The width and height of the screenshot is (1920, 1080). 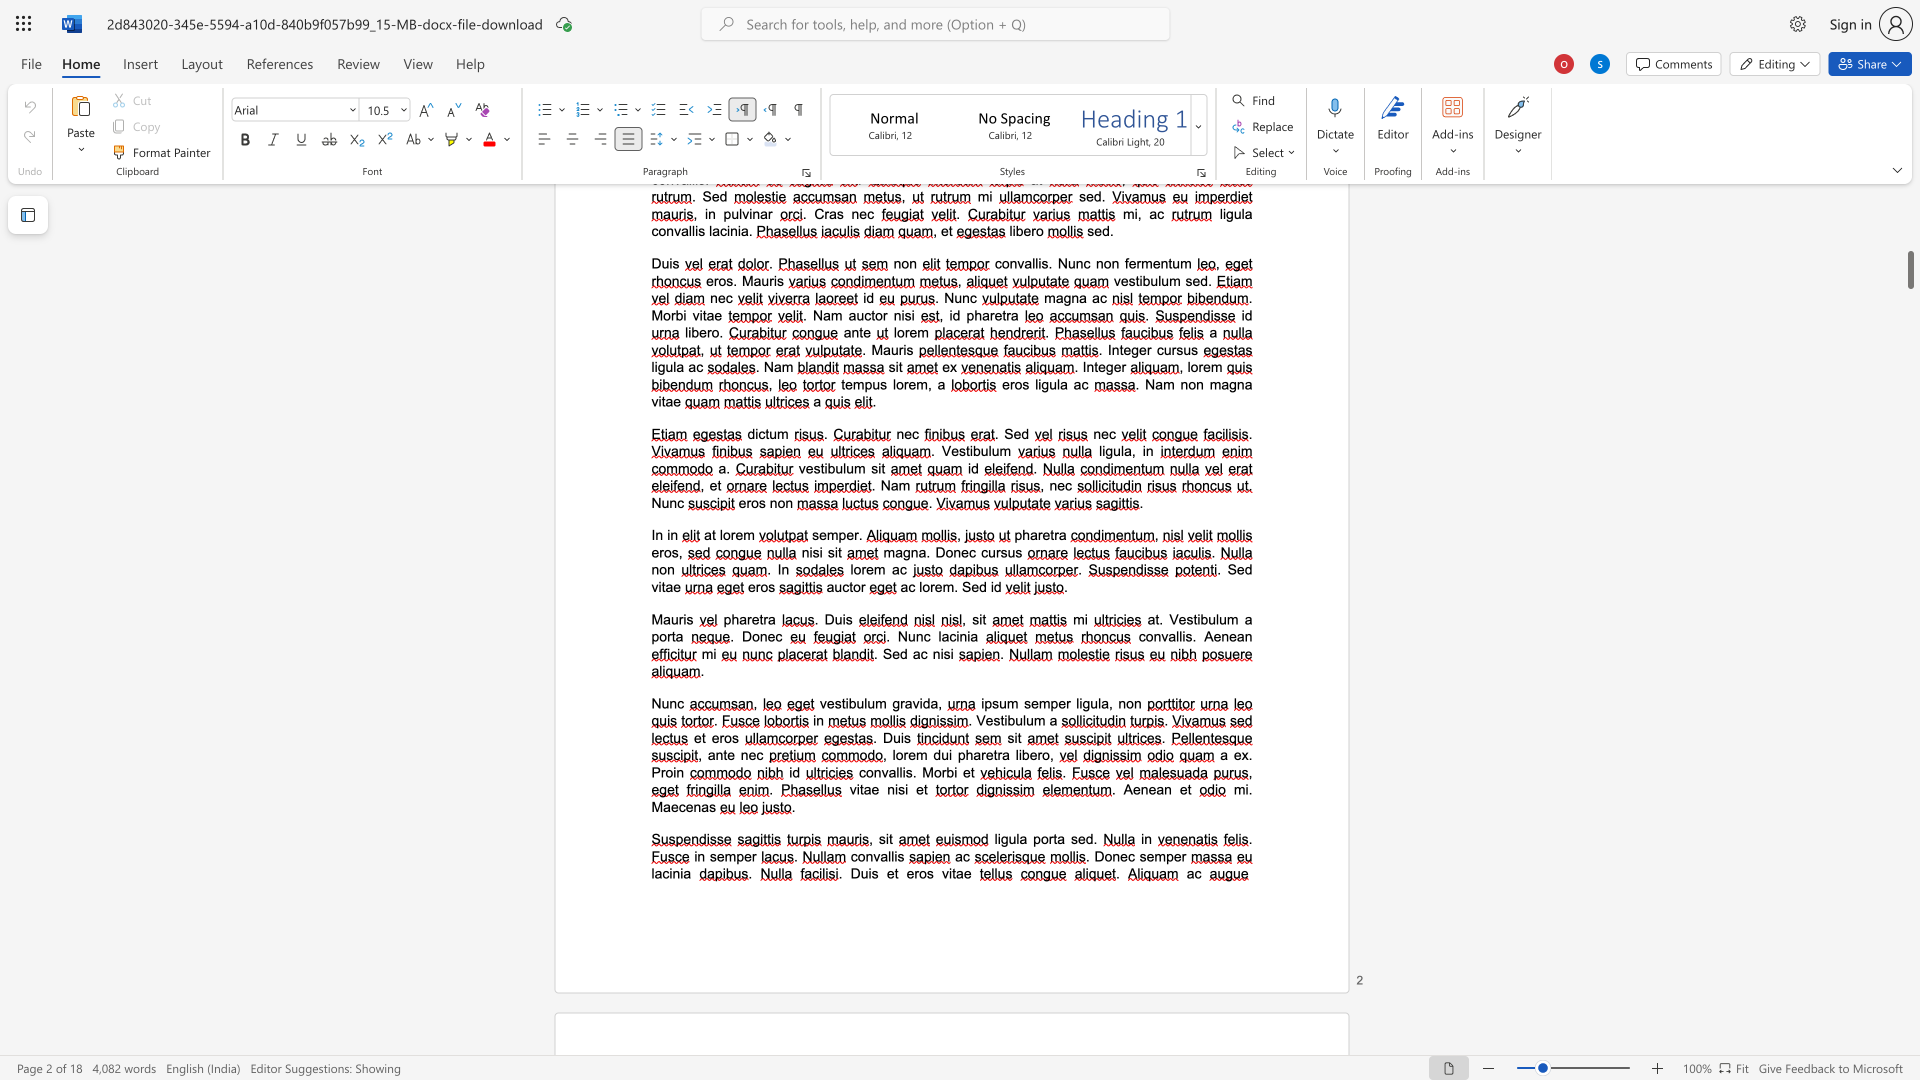 I want to click on the space between the continuous character "a" and "t" in the text, so click(x=1154, y=618).